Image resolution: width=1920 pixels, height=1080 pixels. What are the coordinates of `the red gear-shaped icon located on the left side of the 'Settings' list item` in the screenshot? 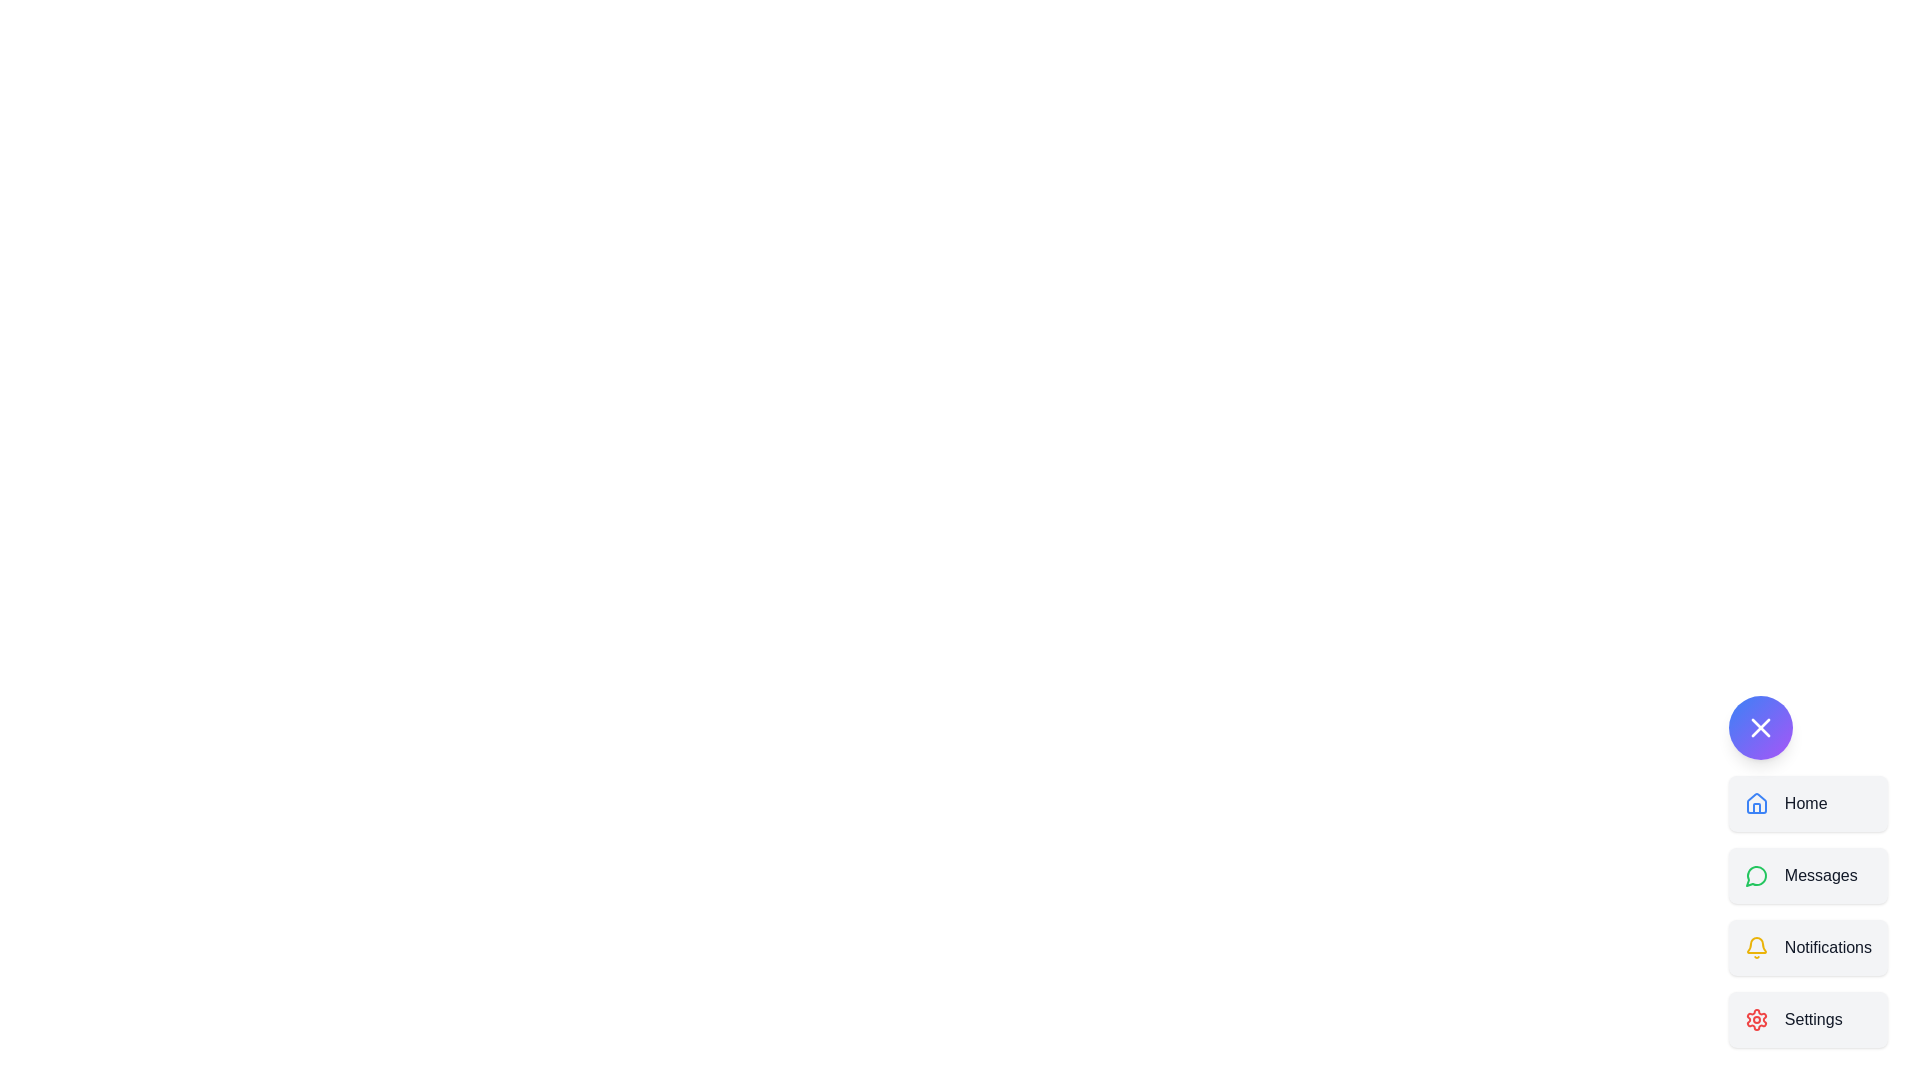 It's located at (1755, 1019).